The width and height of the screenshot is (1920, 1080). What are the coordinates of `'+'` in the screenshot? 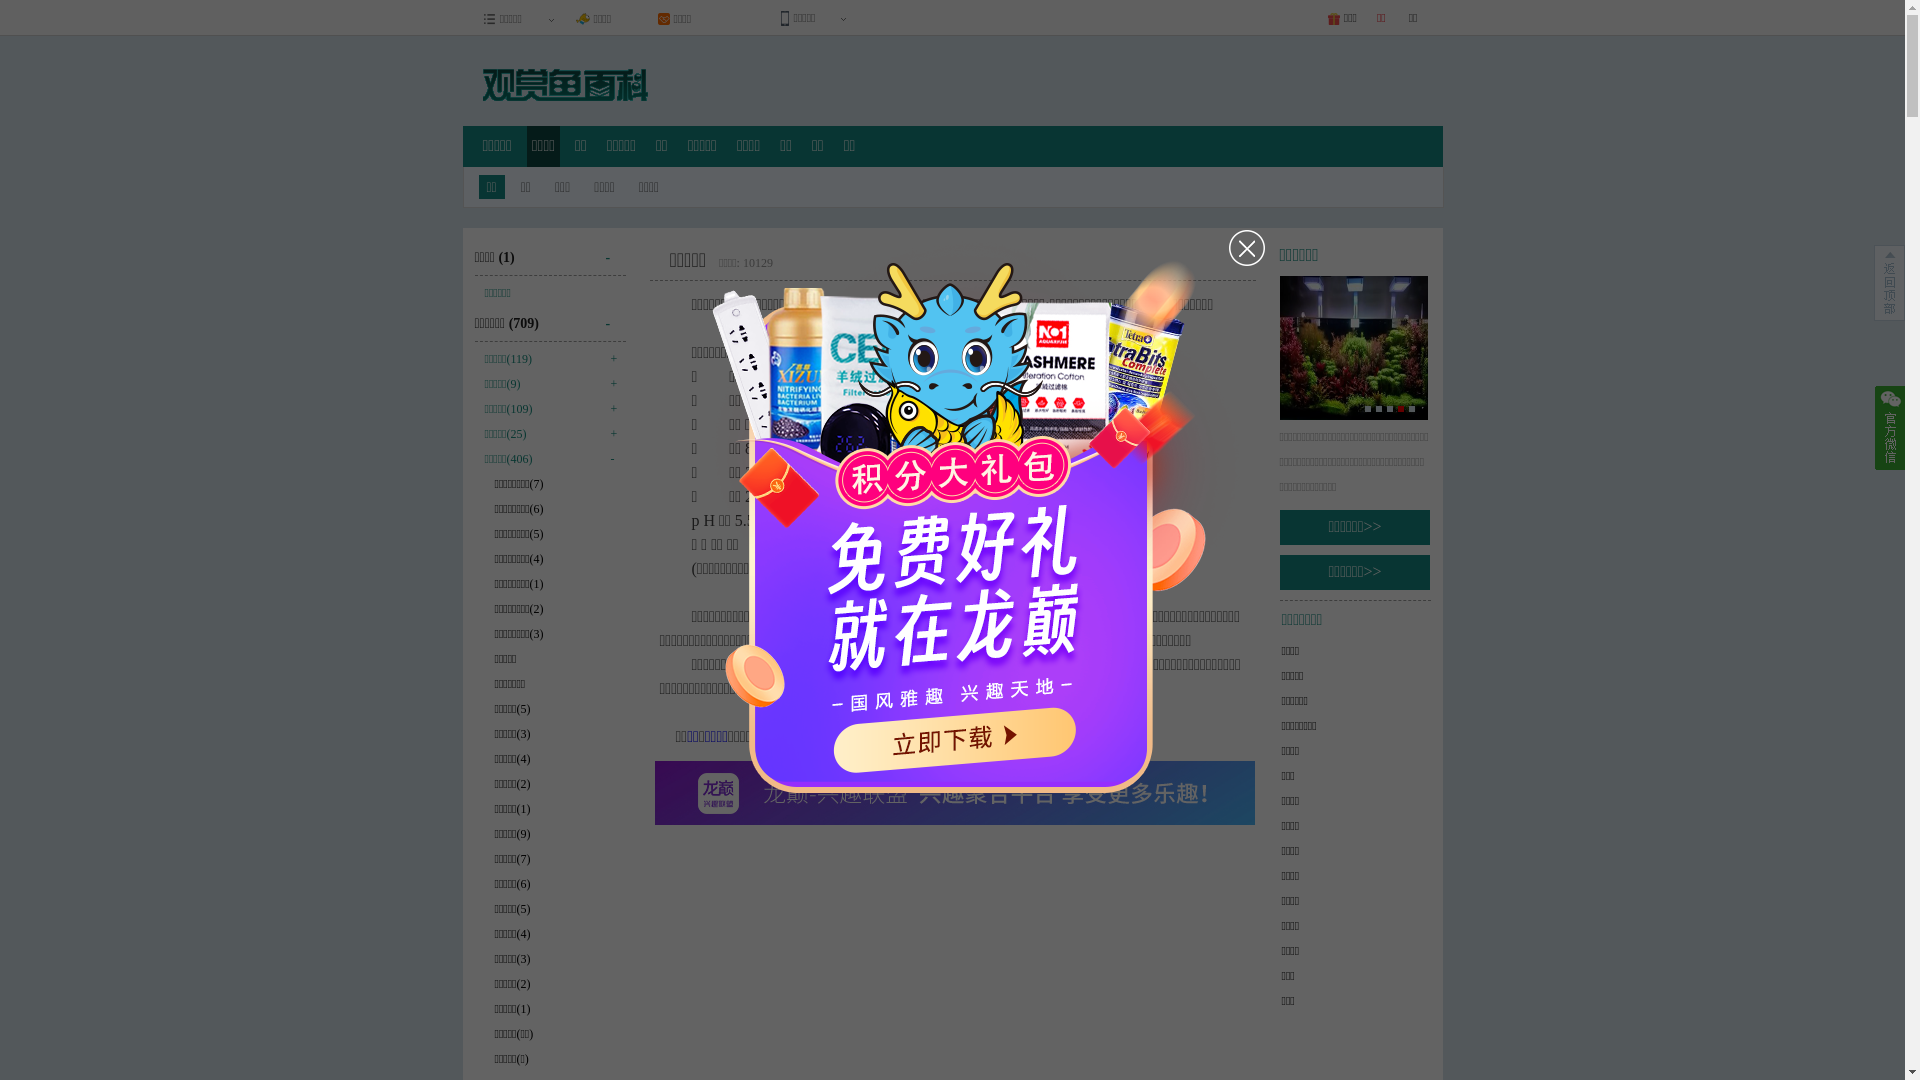 It's located at (608, 406).